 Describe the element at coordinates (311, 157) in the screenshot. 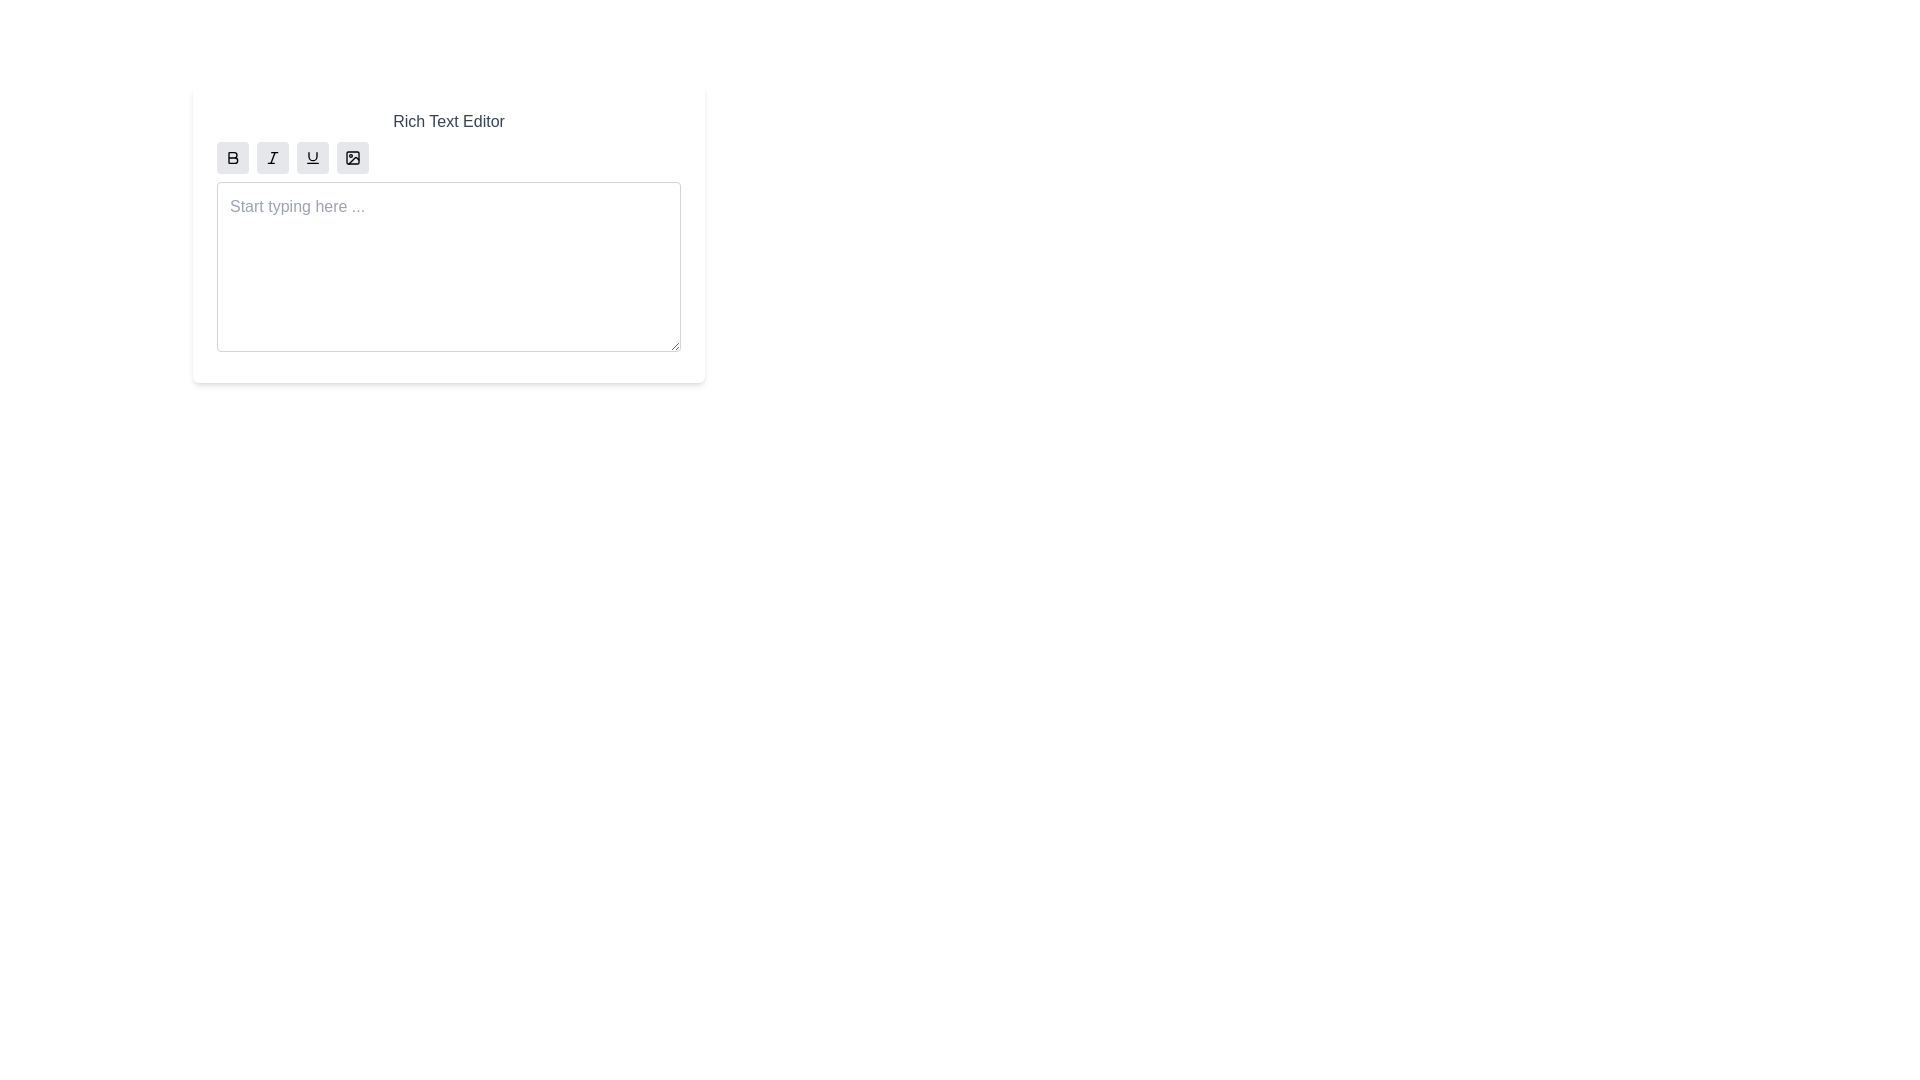

I see `the underline formatting button, which is a small icon represented by a curved line above a straight horizontal line, located in the toolbar above the text editor` at that location.